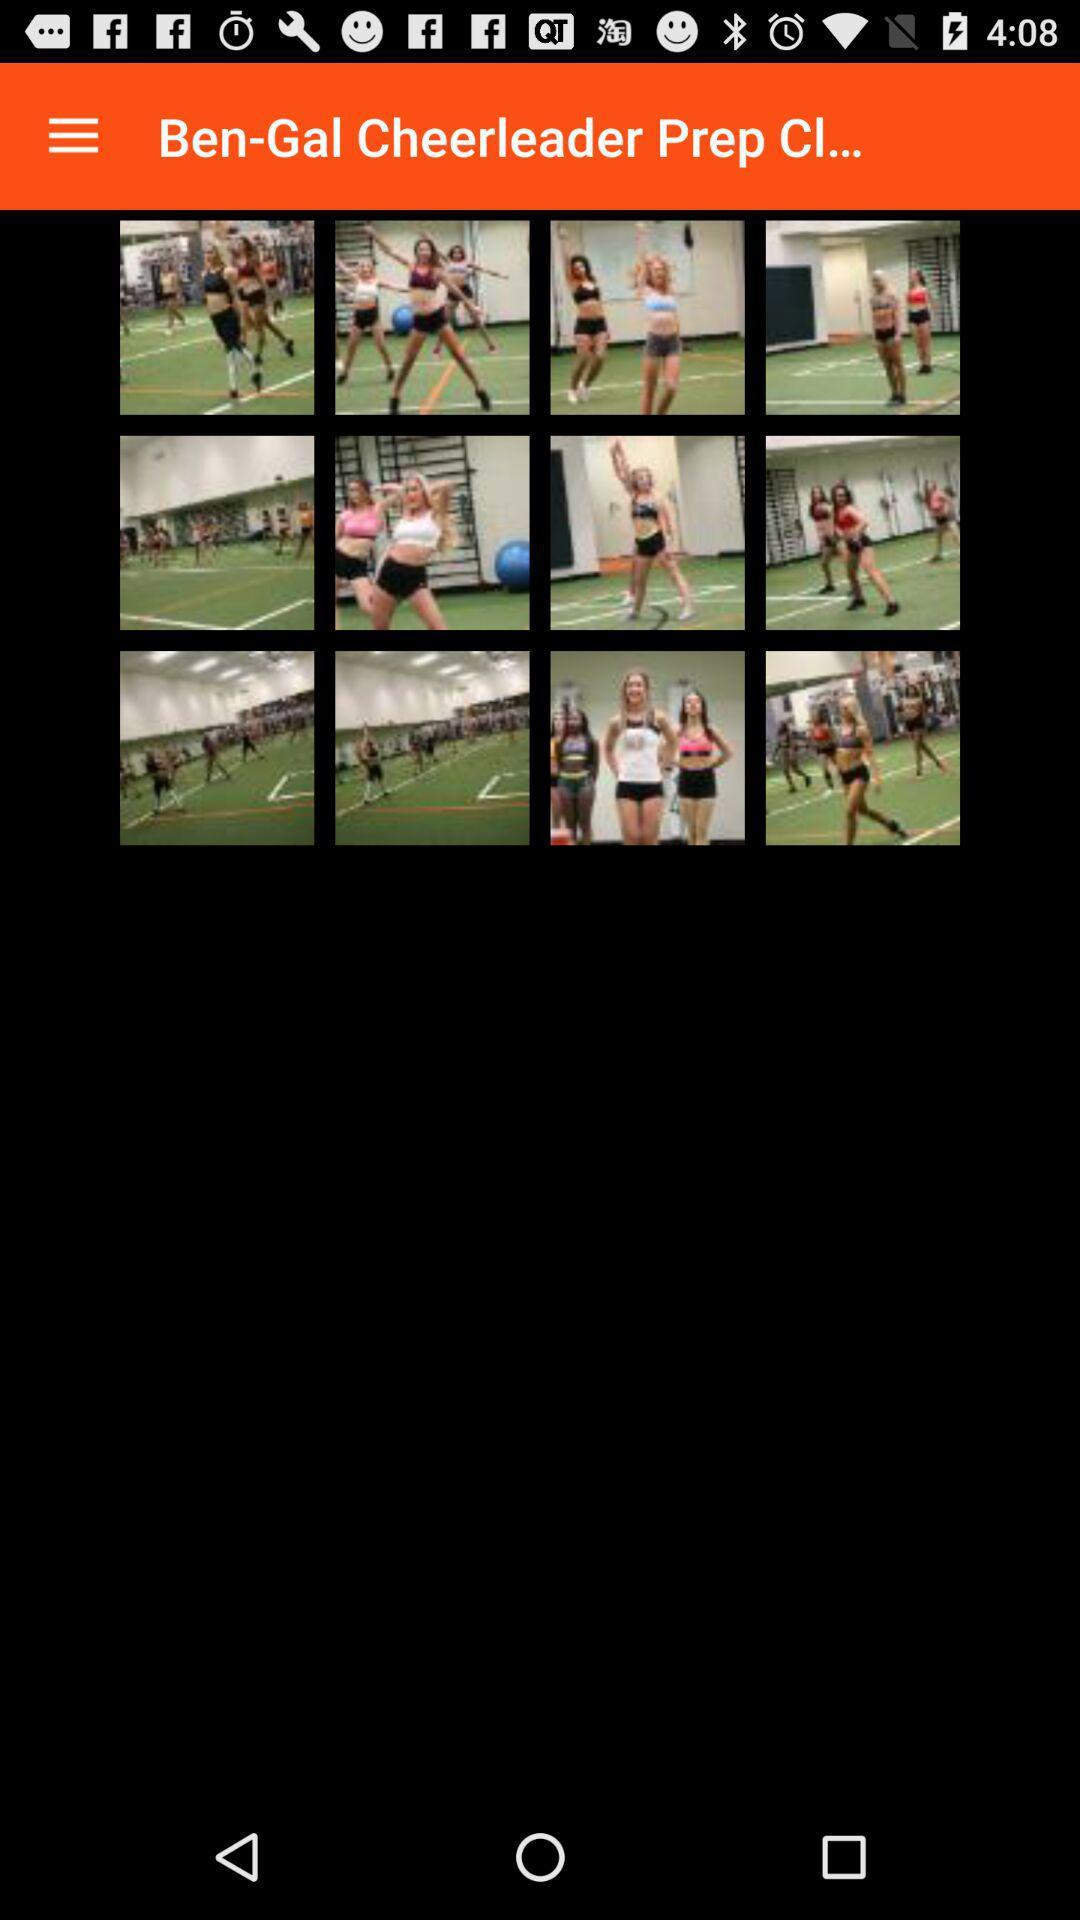  What do you see at coordinates (647, 747) in the screenshot?
I see `image to enlarge` at bounding box center [647, 747].